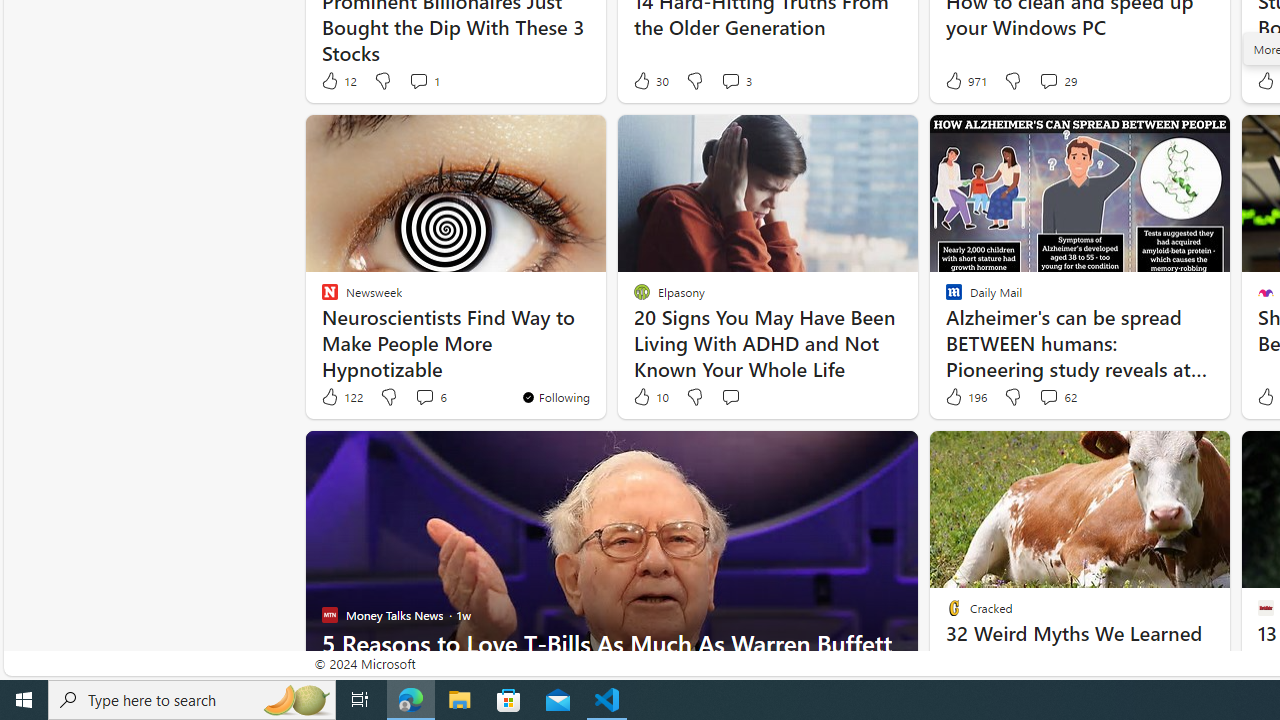 The width and height of the screenshot is (1280, 720). Describe the element at coordinates (729, 80) in the screenshot. I see `'View comments 3 Comment'` at that location.